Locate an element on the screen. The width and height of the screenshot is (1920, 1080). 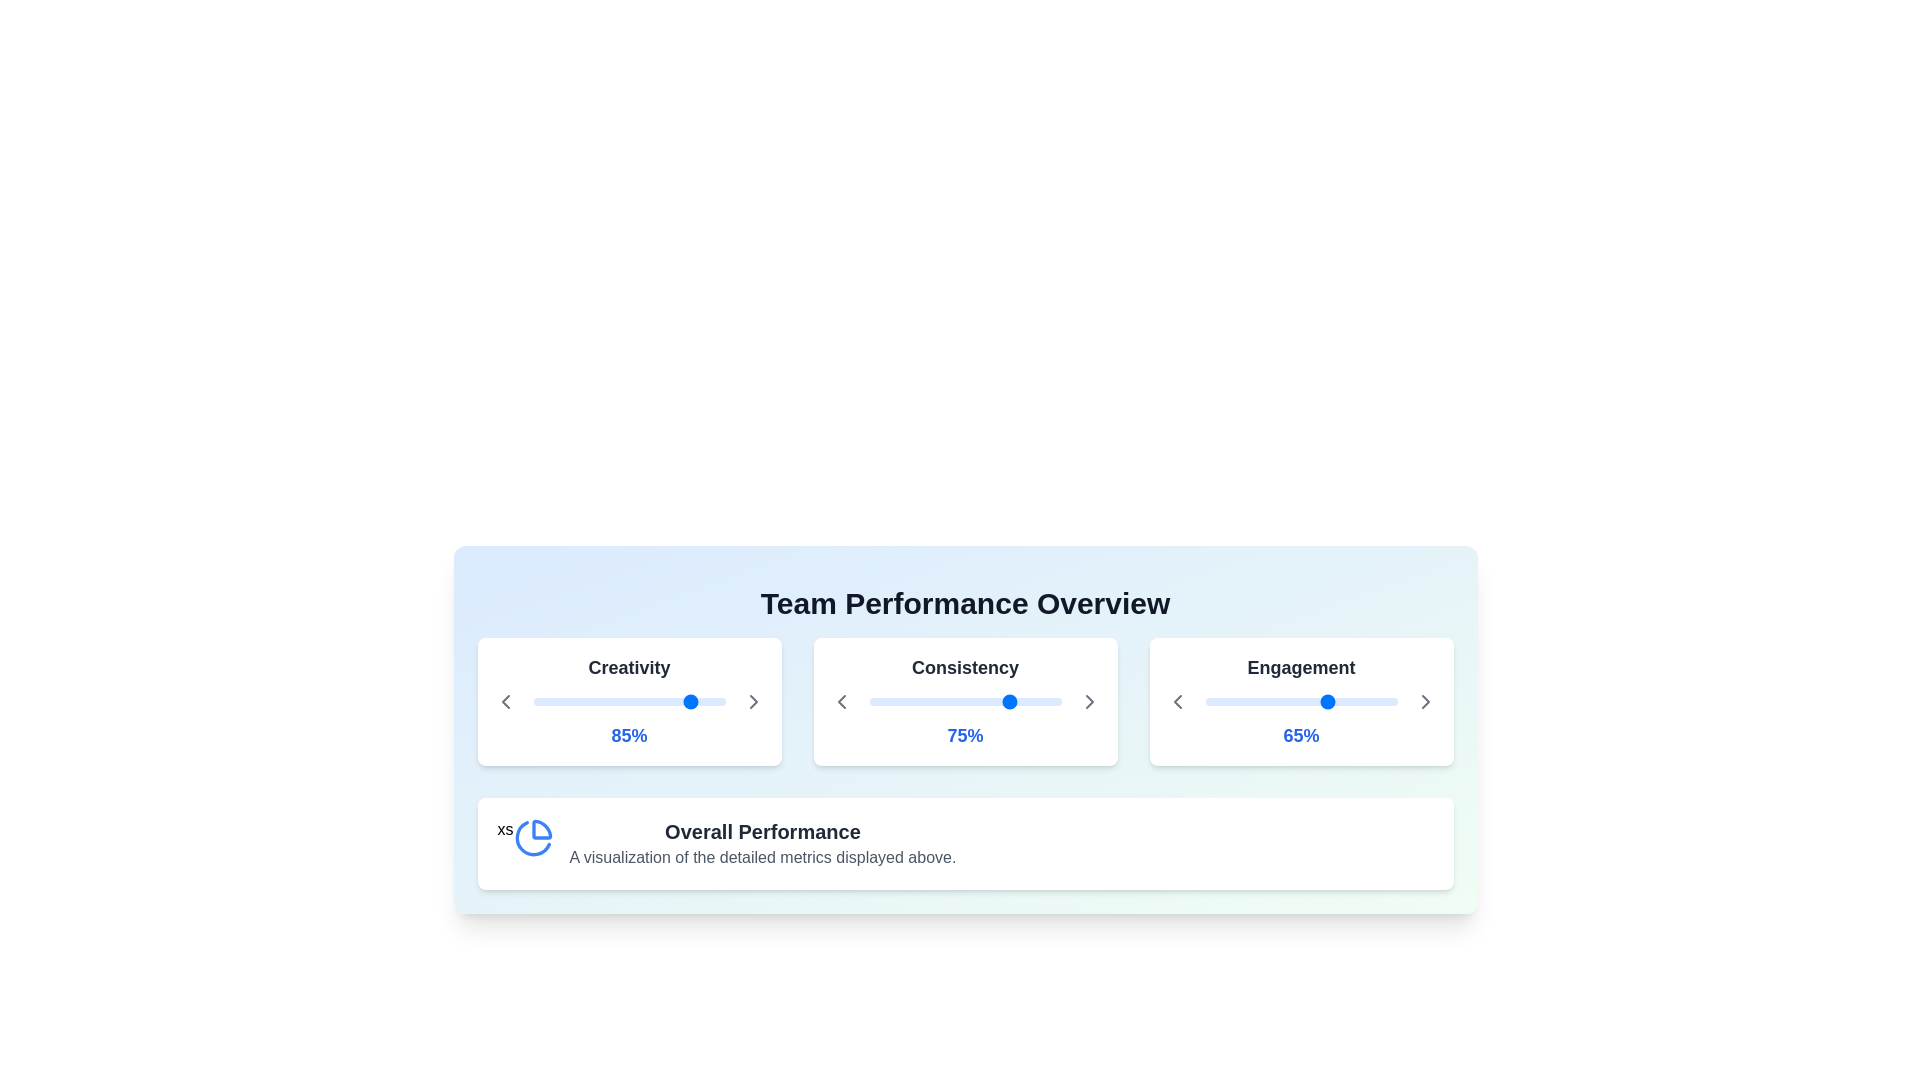
the slider value is located at coordinates (1049, 701).